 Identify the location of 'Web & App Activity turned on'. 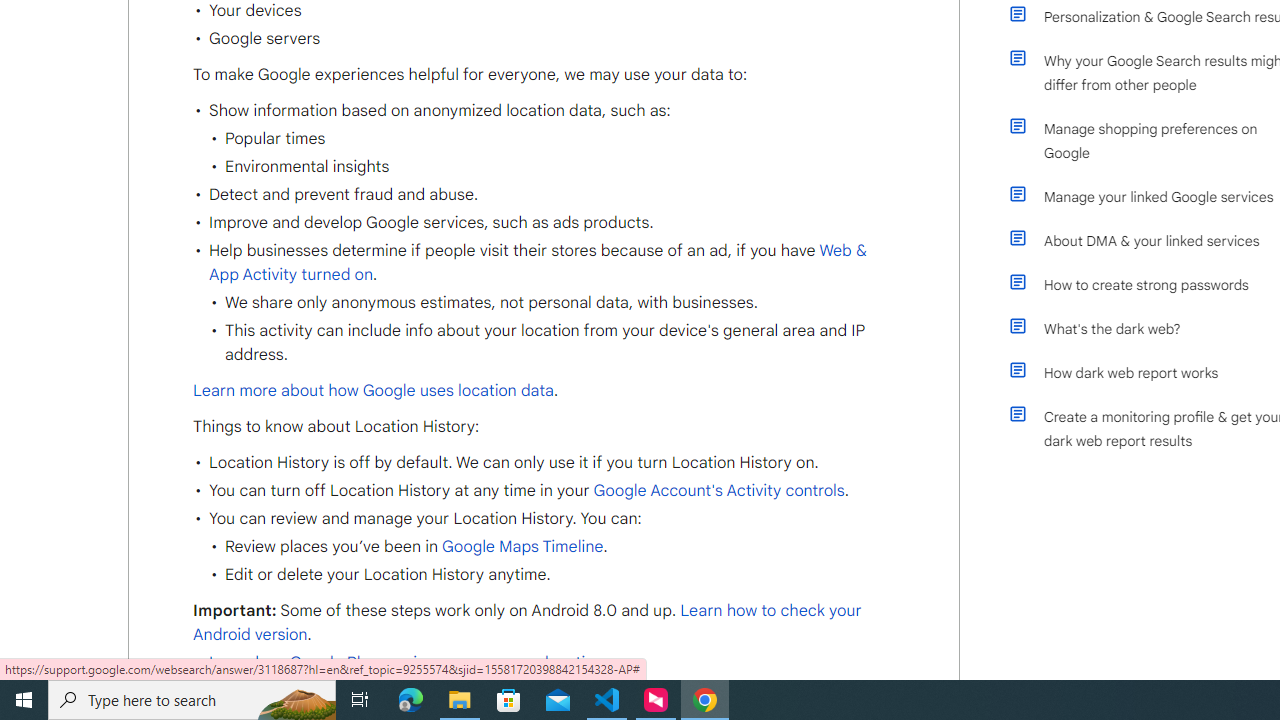
(537, 262).